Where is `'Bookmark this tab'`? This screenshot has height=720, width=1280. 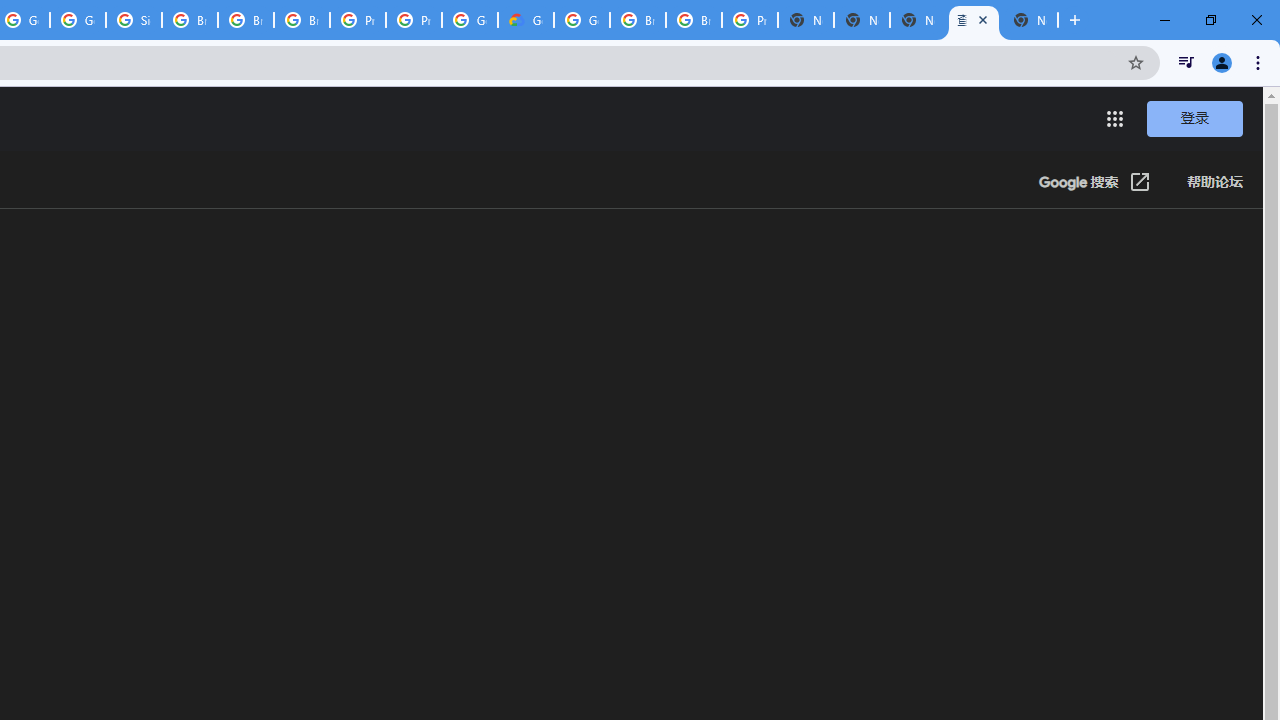
'Bookmark this tab' is located at coordinates (1136, 61).